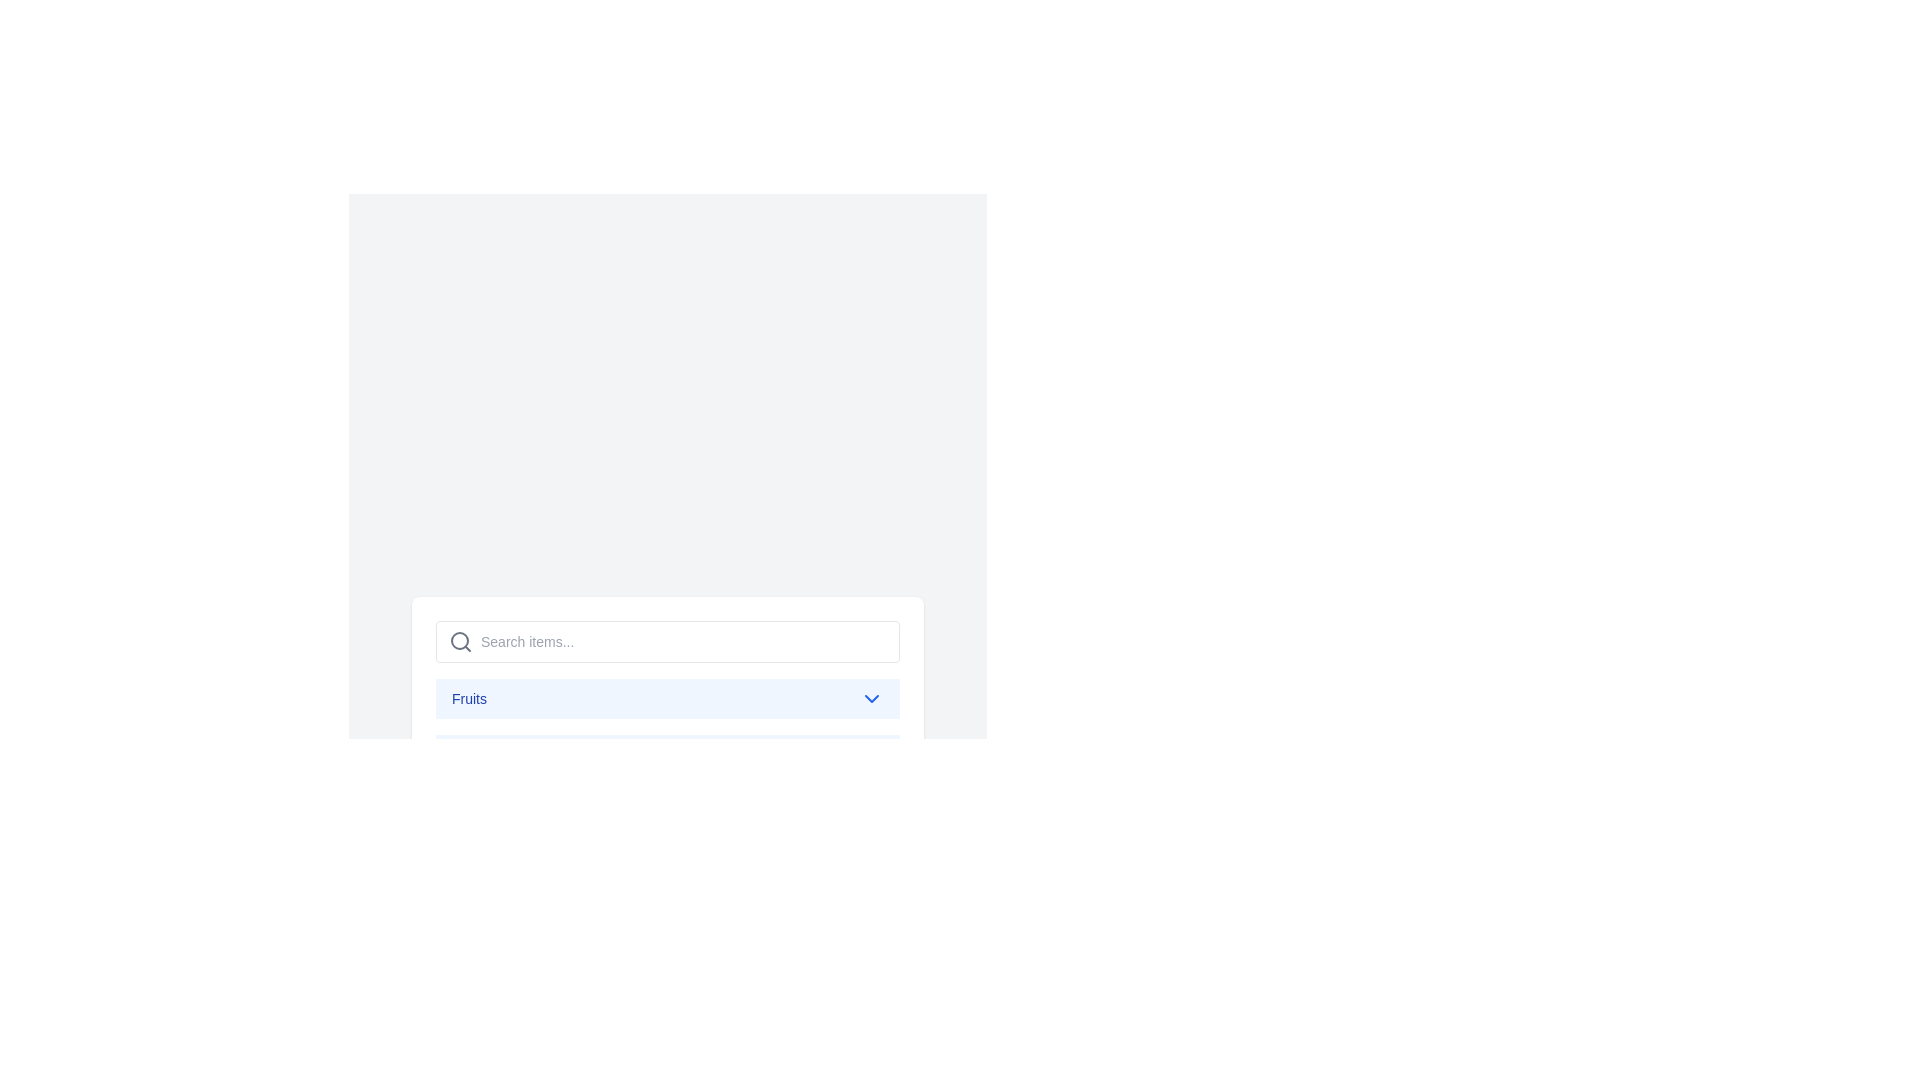  Describe the element at coordinates (667, 697) in the screenshot. I see `the first option in the dropdown menu under the search bar labeled 'Fruits' to interact with it` at that location.